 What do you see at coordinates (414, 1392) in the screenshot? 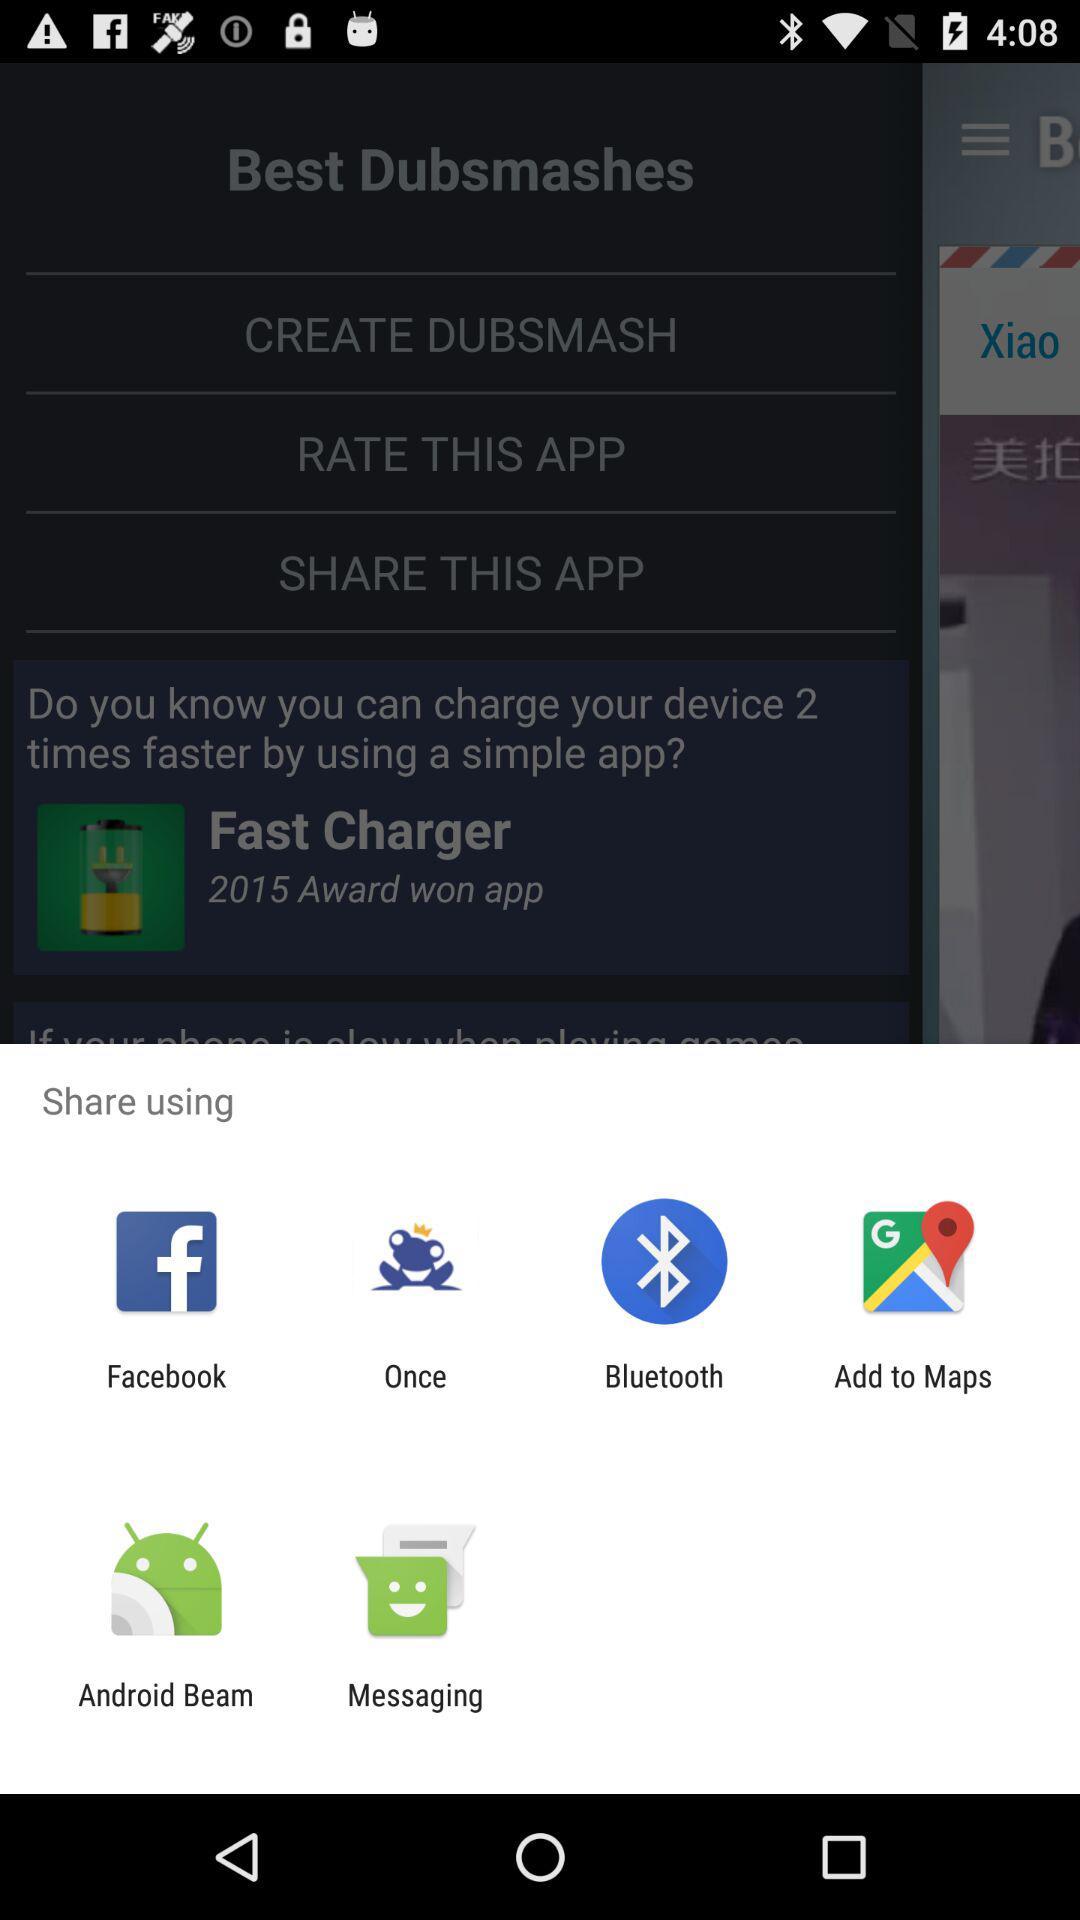
I see `the item next to the bluetooth item` at bounding box center [414, 1392].